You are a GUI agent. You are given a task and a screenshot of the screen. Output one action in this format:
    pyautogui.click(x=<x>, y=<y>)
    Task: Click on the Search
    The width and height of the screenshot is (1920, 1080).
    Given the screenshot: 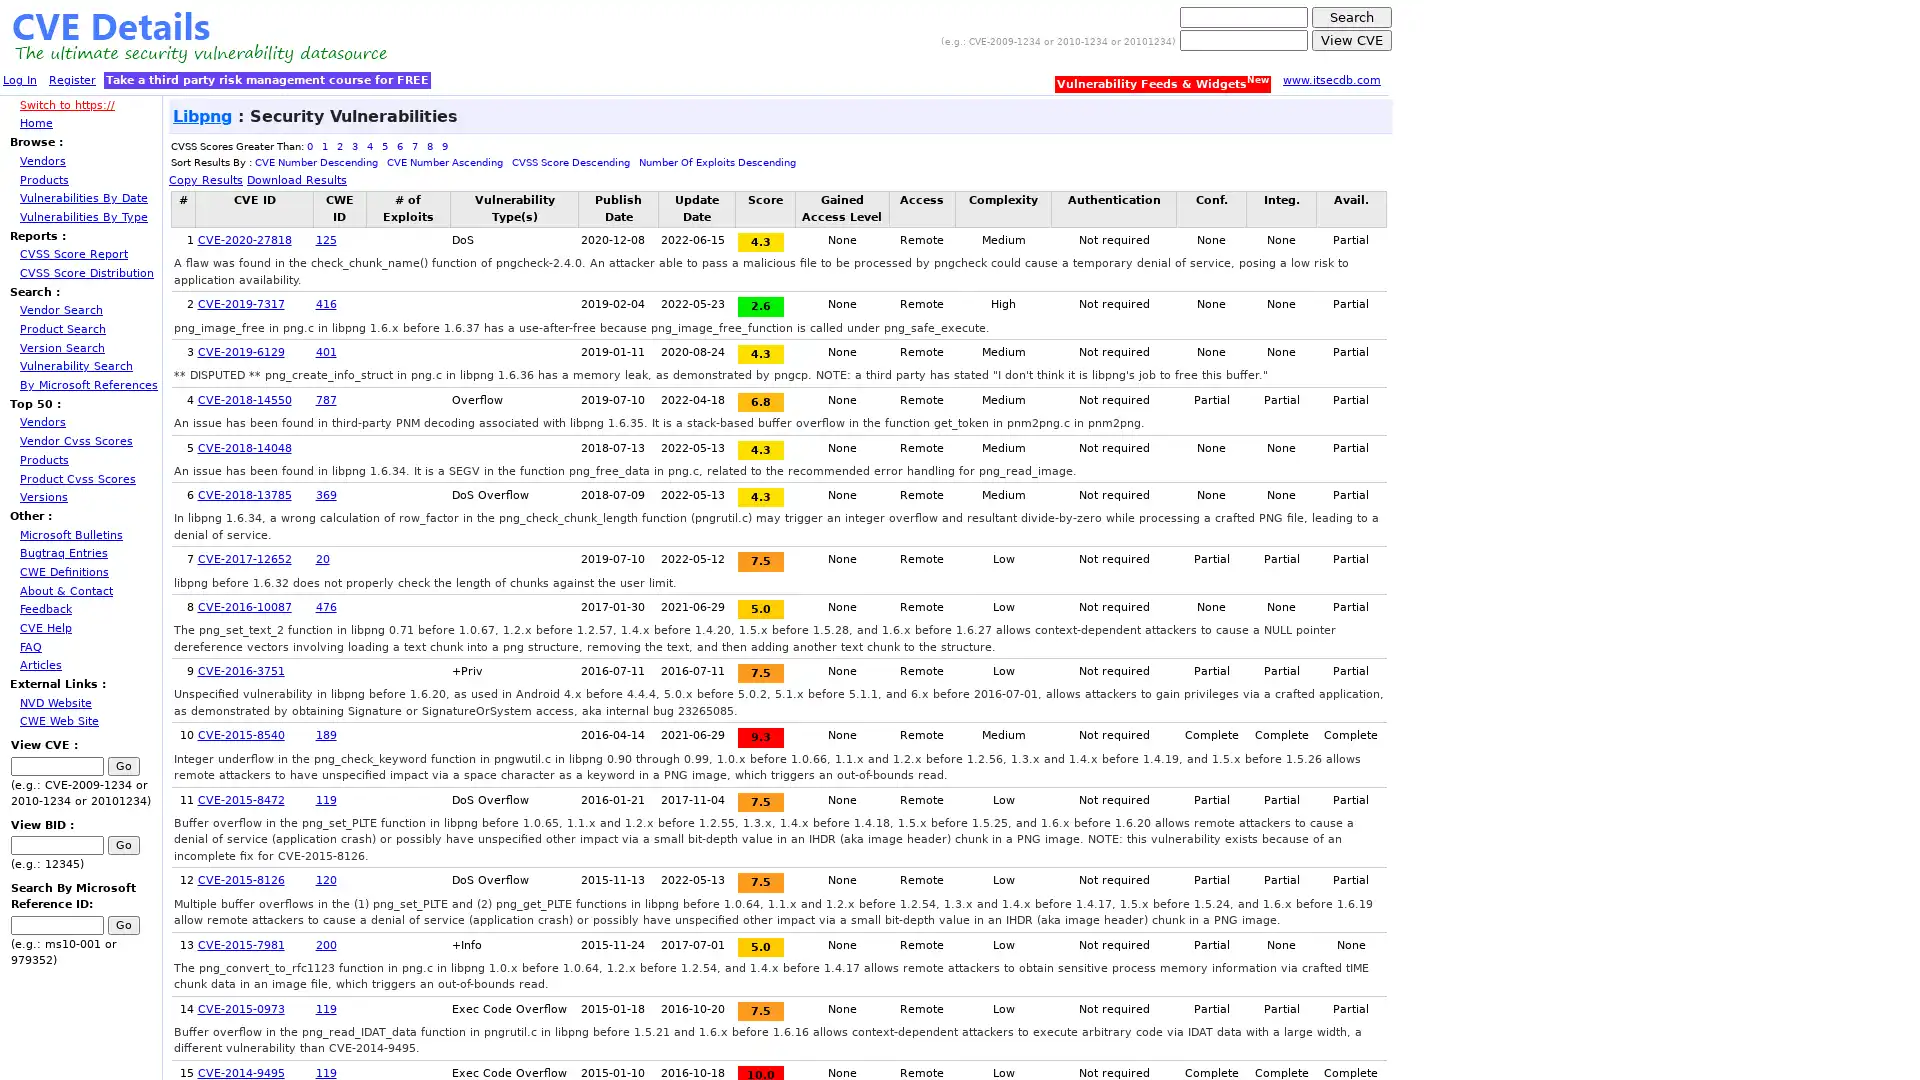 What is the action you would take?
    pyautogui.click(x=1352, y=17)
    